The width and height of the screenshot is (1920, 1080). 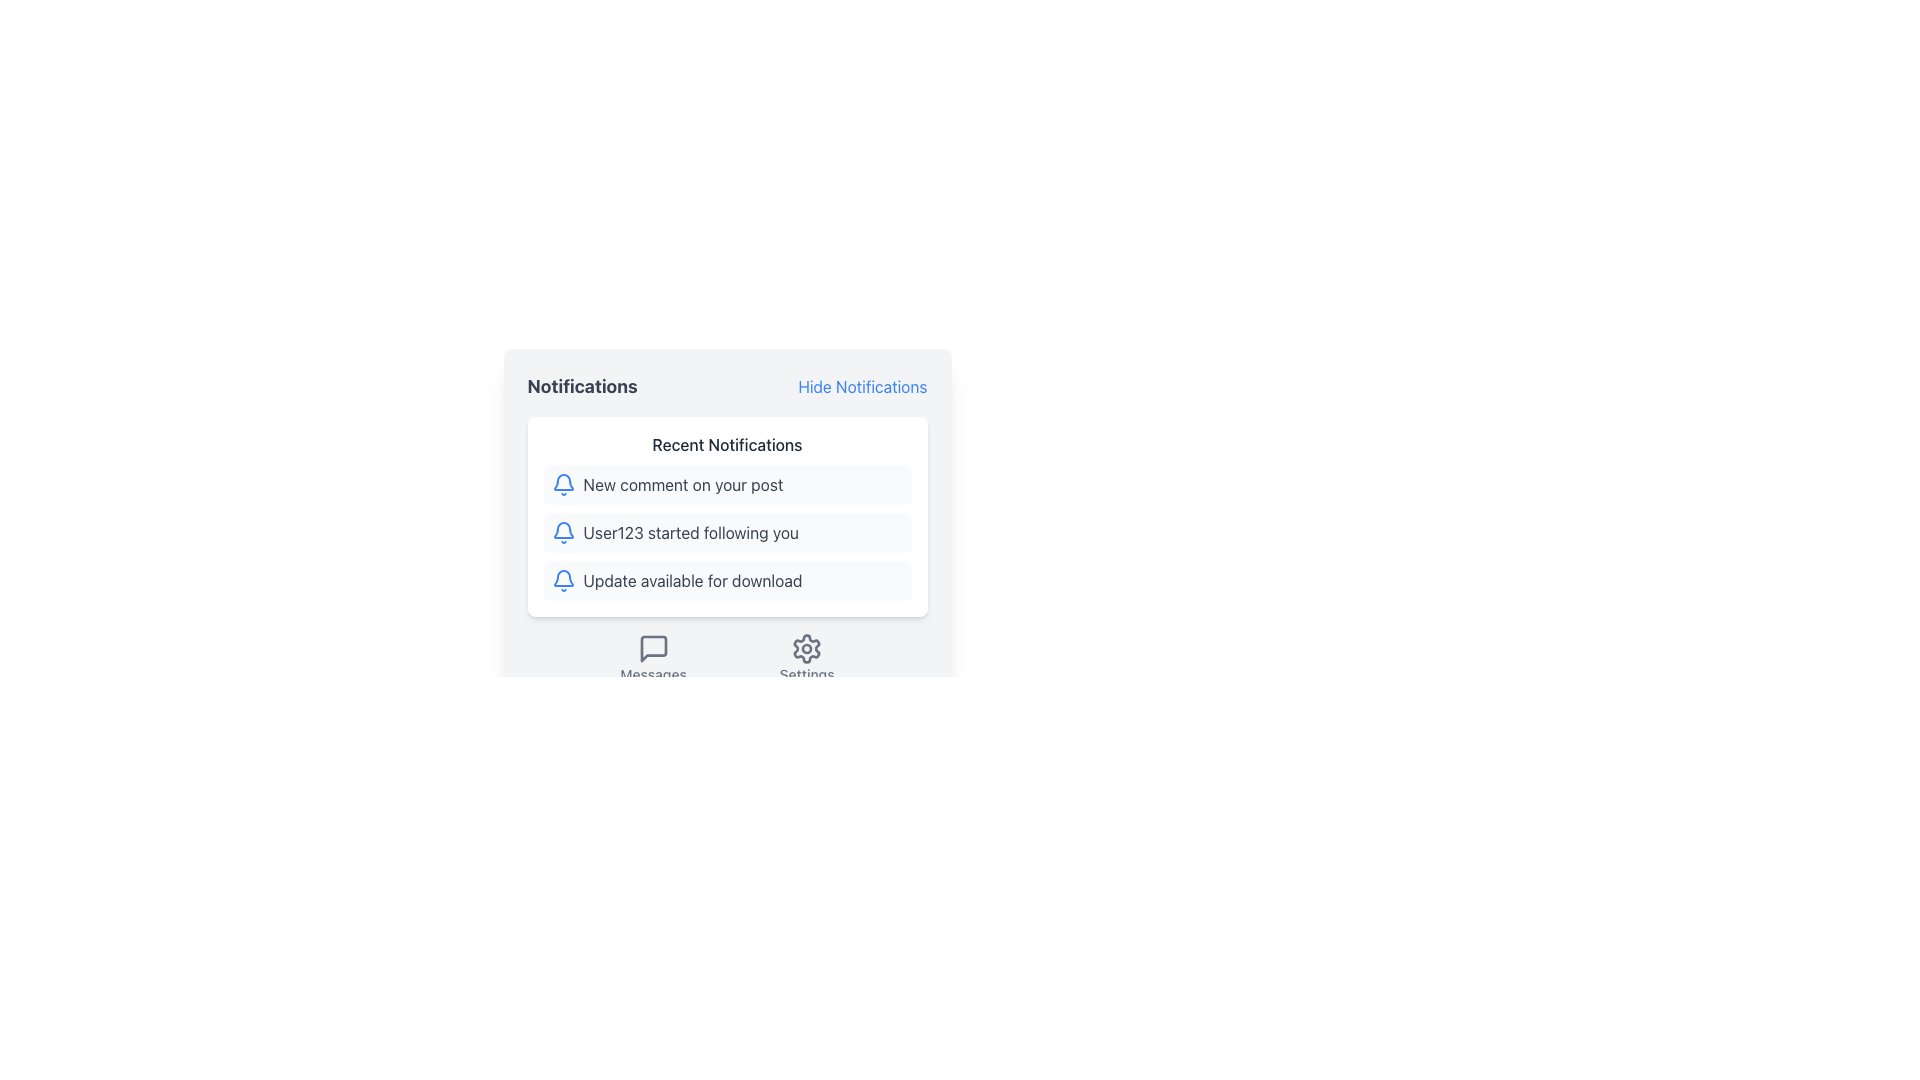 I want to click on the first notification item in the vertical list of notifications, which informs the user about a new comment on their post, so click(x=726, y=485).